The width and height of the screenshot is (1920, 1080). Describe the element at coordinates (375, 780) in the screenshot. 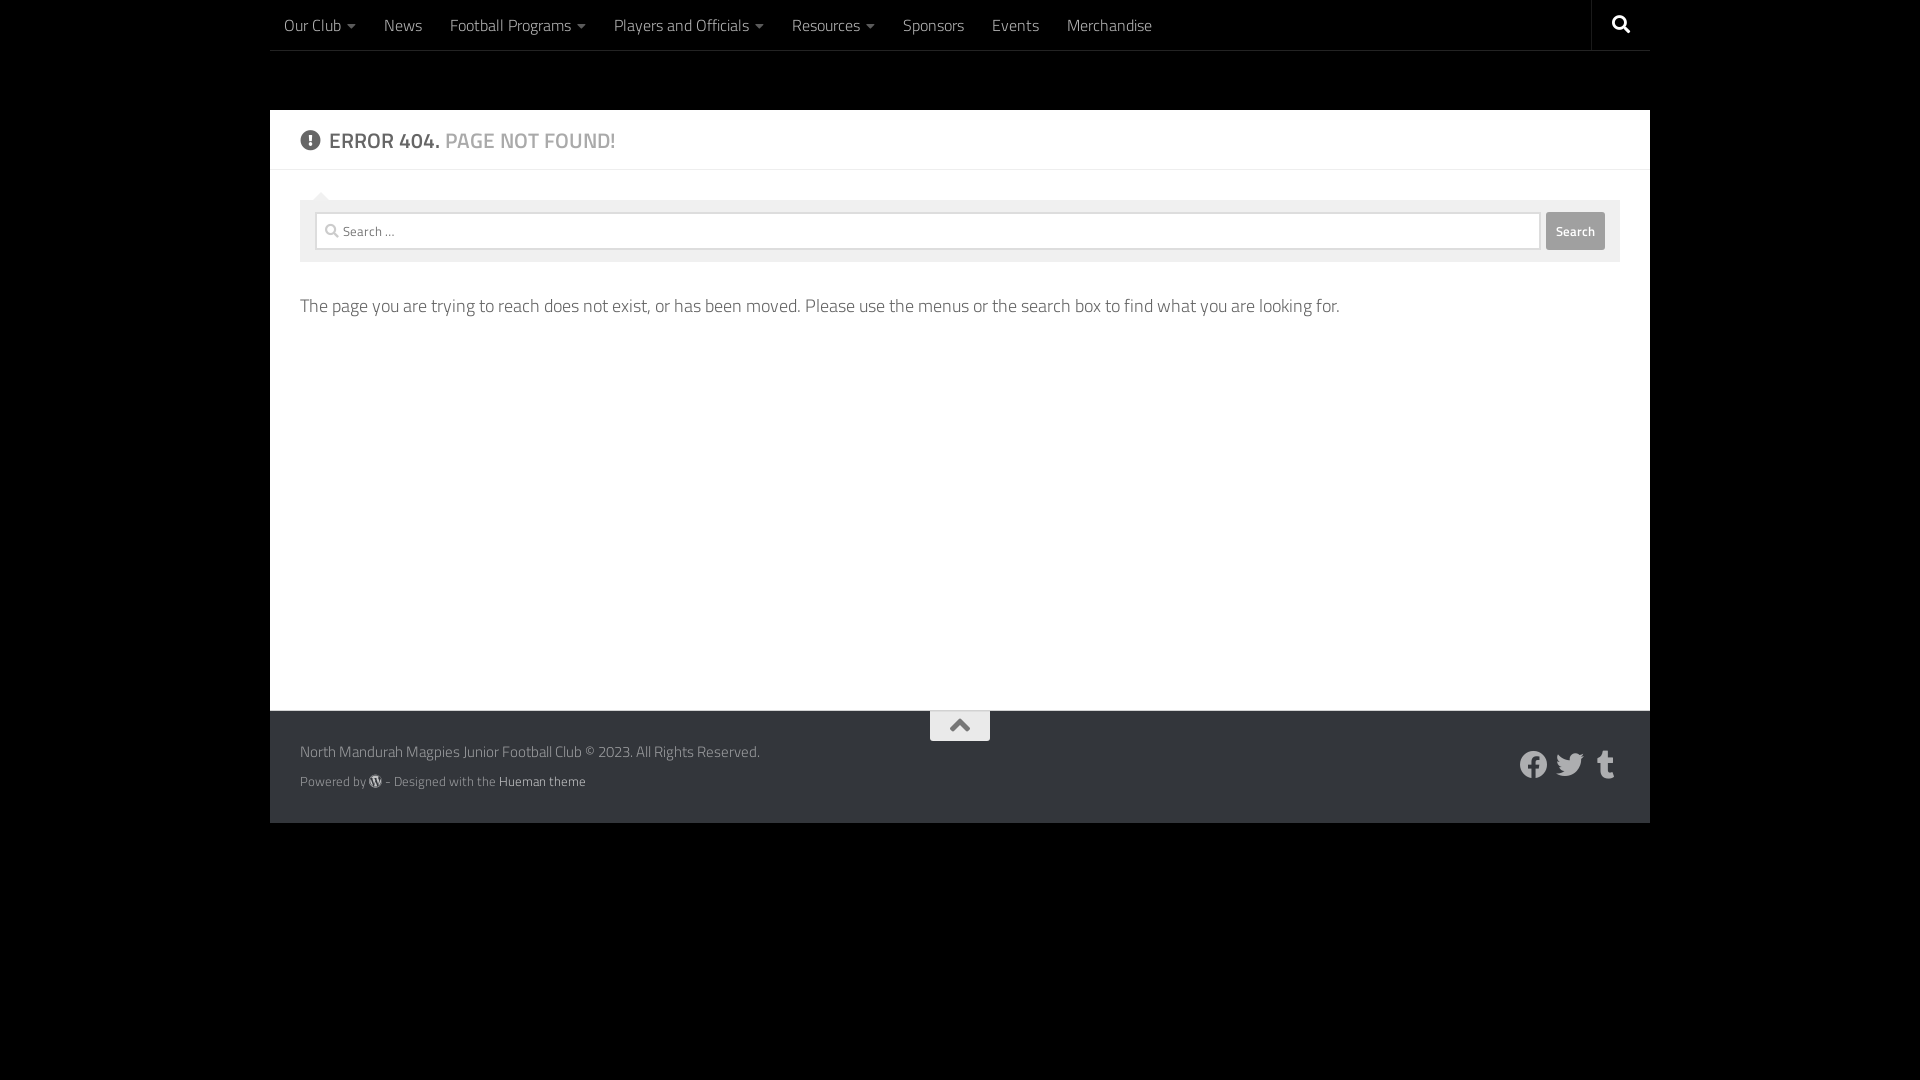

I see `'Powered by WordPress'` at that location.